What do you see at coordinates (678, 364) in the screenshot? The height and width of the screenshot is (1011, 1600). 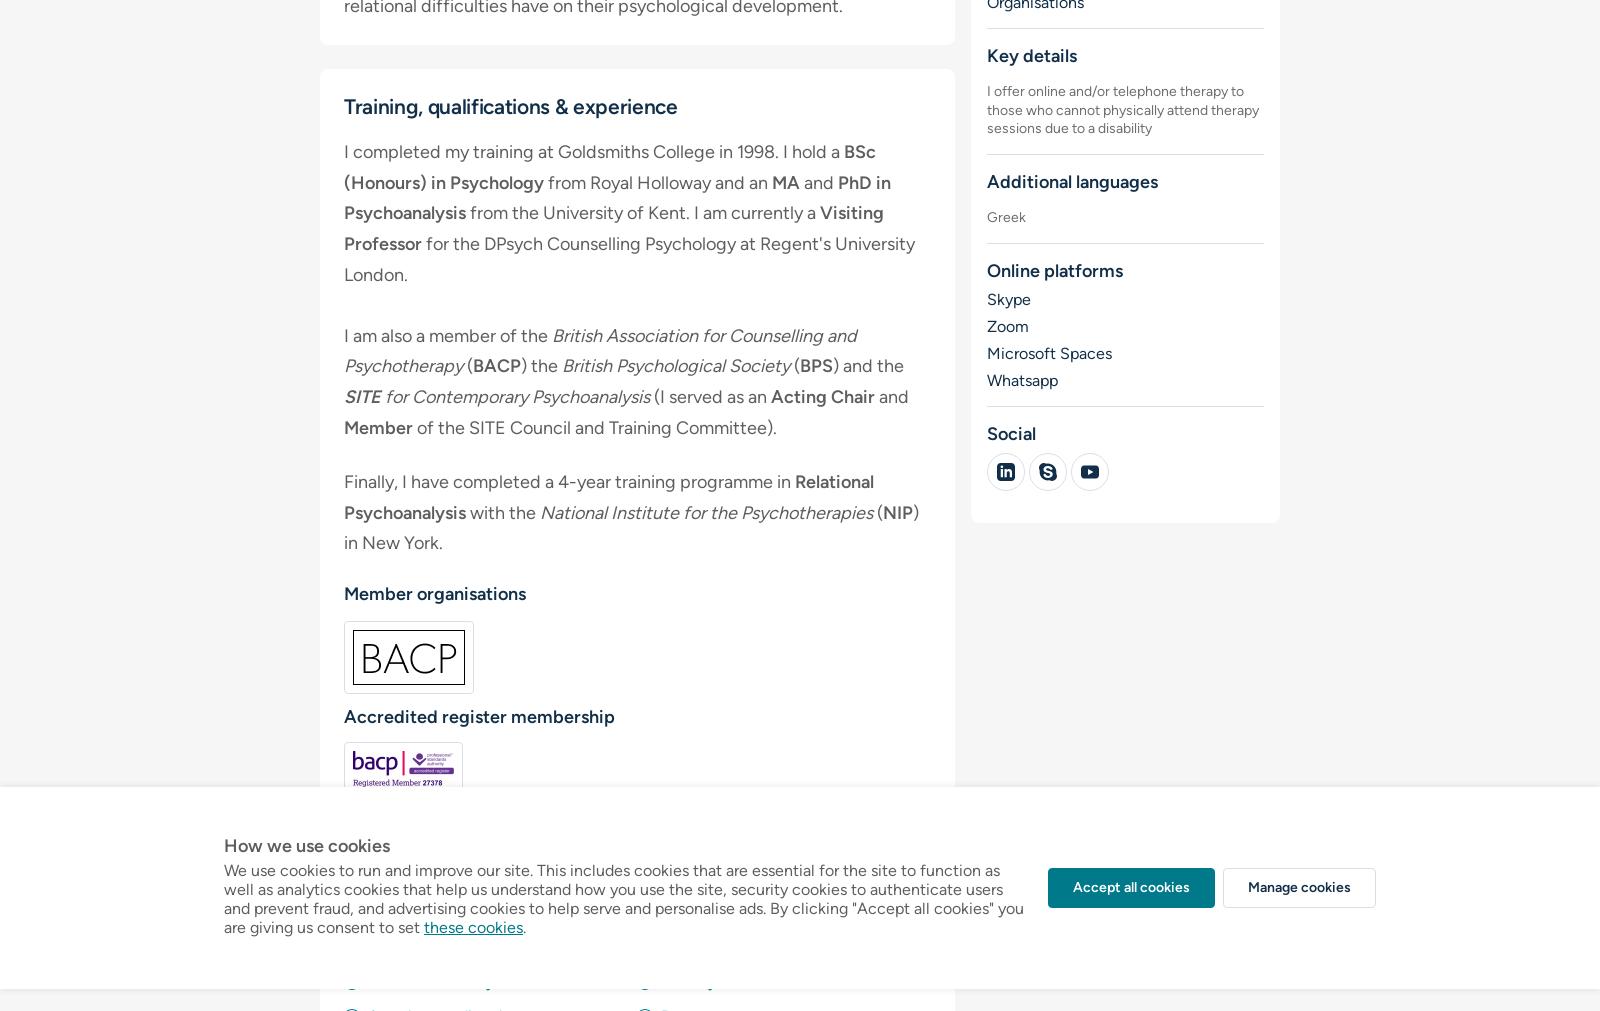 I see `'British Psychological Society'` at bounding box center [678, 364].